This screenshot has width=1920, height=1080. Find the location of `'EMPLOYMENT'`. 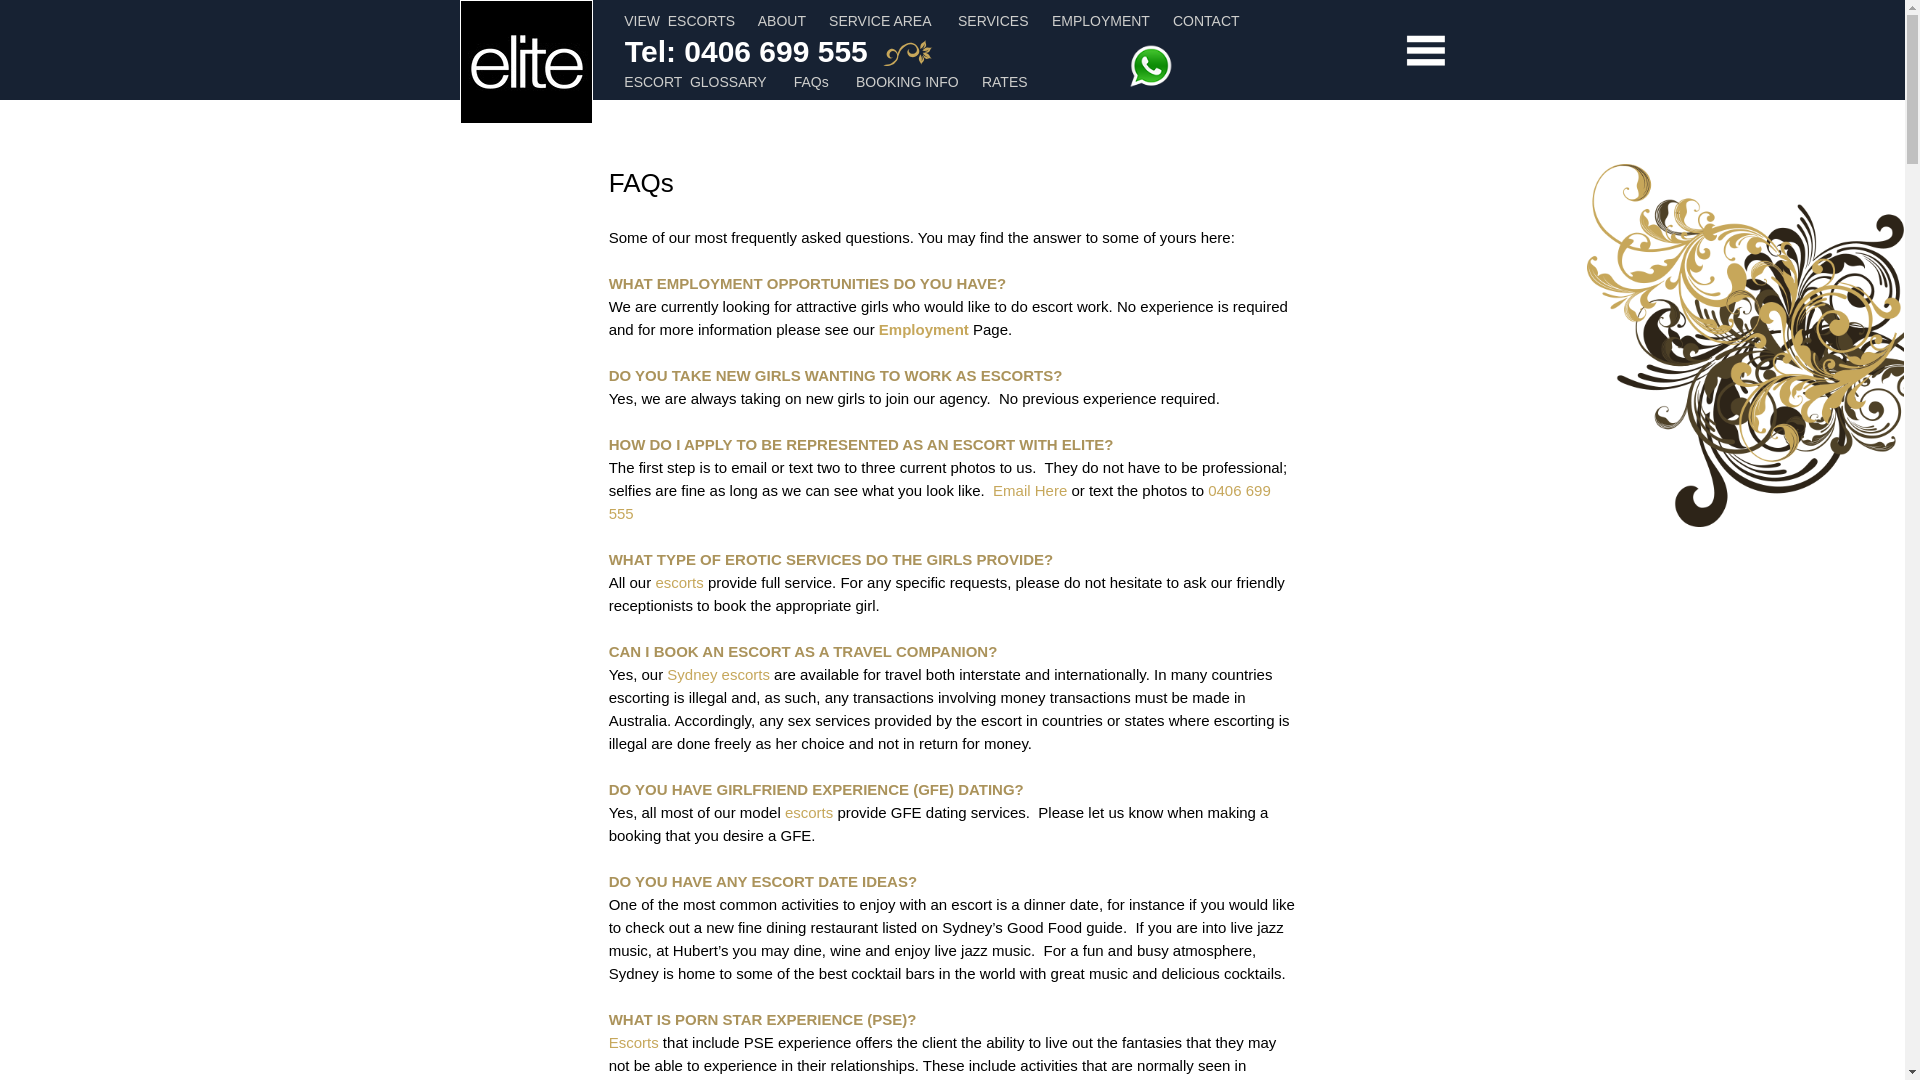

'EMPLOYMENT' is located at coordinates (1099, 20).